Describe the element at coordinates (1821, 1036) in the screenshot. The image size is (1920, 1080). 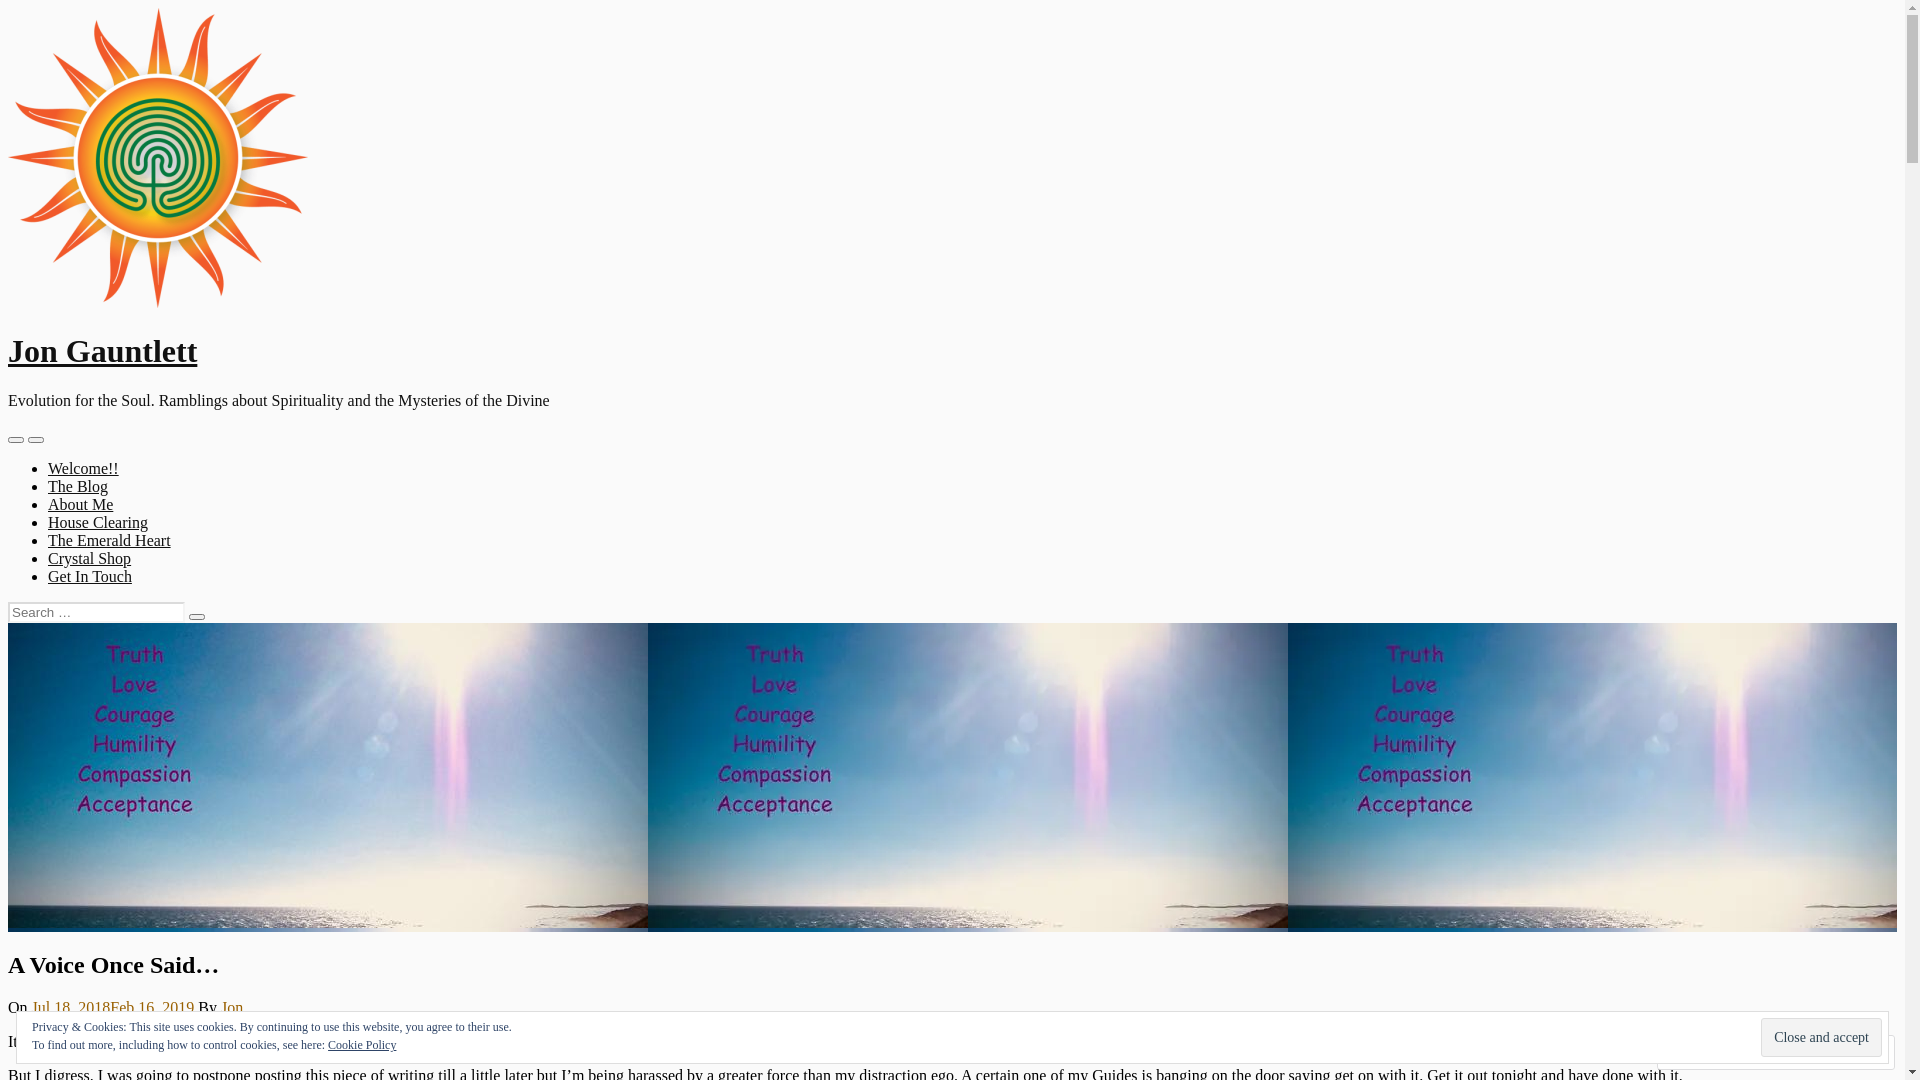
I see `'Close and accept'` at that location.